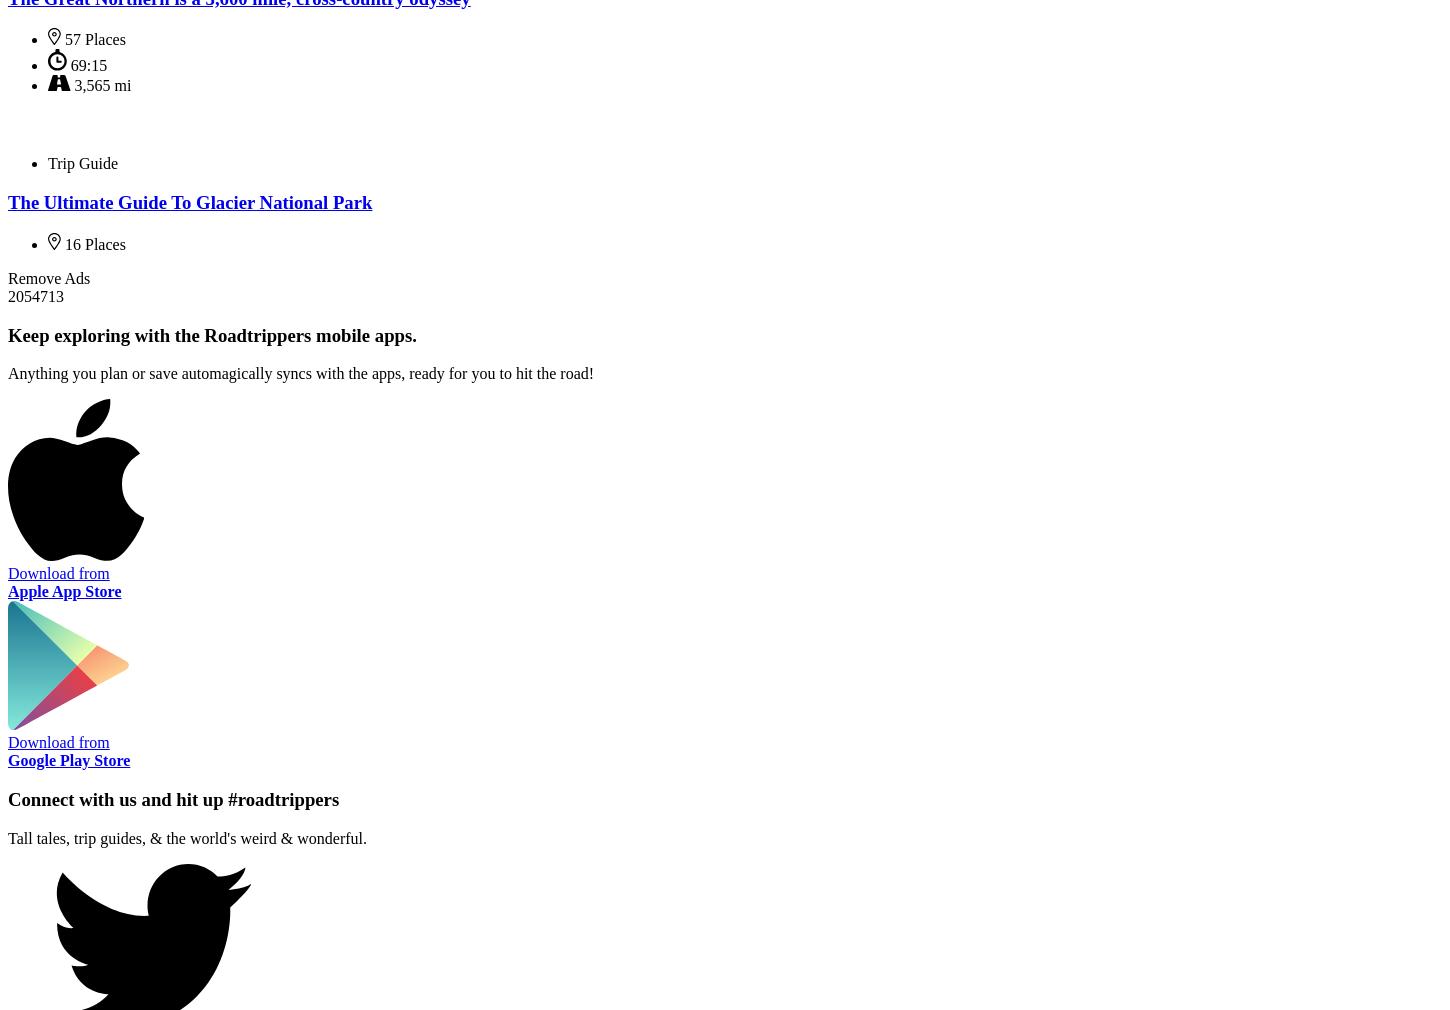 This screenshot has width=1450, height=1010. I want to click on 'Trip Guide', so click(82, 162).